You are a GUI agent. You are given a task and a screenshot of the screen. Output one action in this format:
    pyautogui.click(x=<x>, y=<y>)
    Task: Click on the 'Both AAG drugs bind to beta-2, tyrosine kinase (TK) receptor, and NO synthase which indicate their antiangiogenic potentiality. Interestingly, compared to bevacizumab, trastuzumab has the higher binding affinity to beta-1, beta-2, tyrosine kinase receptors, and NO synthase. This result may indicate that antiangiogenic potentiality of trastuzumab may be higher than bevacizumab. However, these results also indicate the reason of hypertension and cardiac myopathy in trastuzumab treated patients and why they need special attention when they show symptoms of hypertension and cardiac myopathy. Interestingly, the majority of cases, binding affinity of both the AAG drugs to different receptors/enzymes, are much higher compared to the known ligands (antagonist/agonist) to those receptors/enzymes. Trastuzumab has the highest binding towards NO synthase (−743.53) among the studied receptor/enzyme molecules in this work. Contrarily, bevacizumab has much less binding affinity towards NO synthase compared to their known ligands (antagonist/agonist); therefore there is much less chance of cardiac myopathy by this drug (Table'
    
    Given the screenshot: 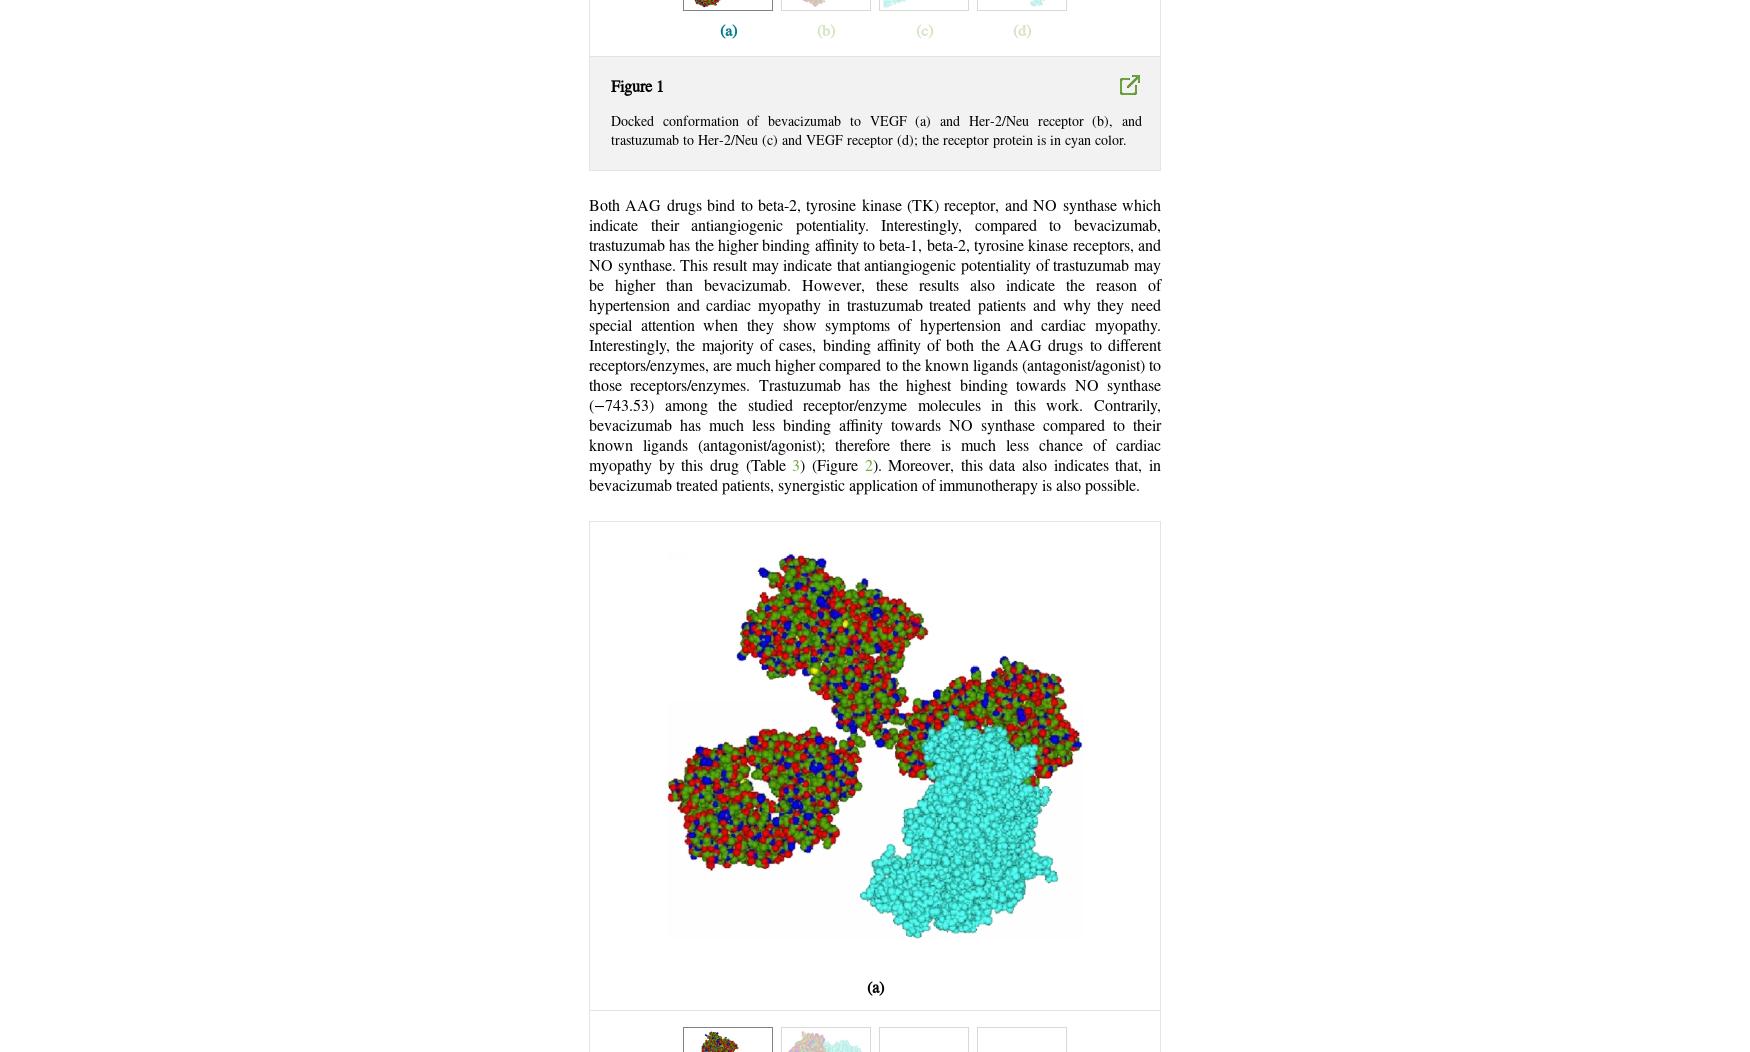 What is the action you would take?
    pyautogui.click(x=875, y=335)
    